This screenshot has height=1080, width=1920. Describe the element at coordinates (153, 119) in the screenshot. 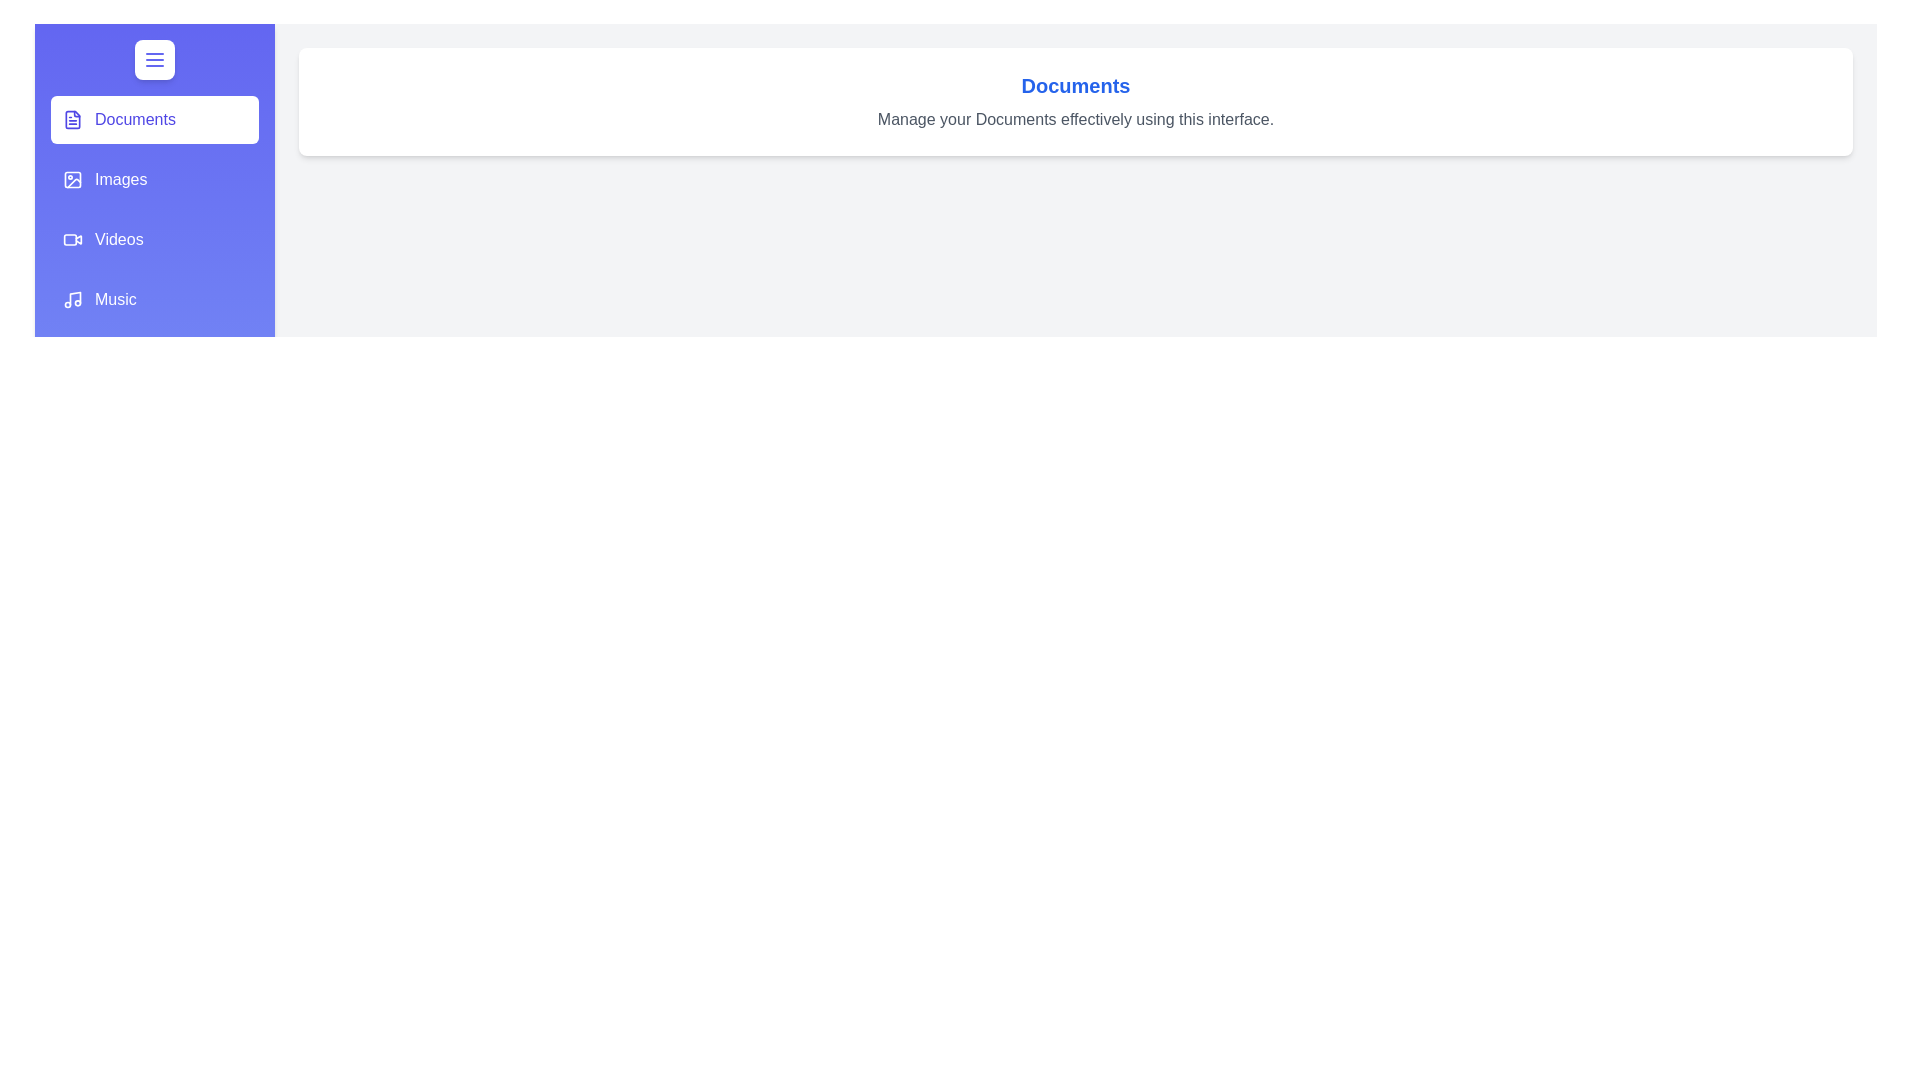

I see `the section Documents from the list` at that location.